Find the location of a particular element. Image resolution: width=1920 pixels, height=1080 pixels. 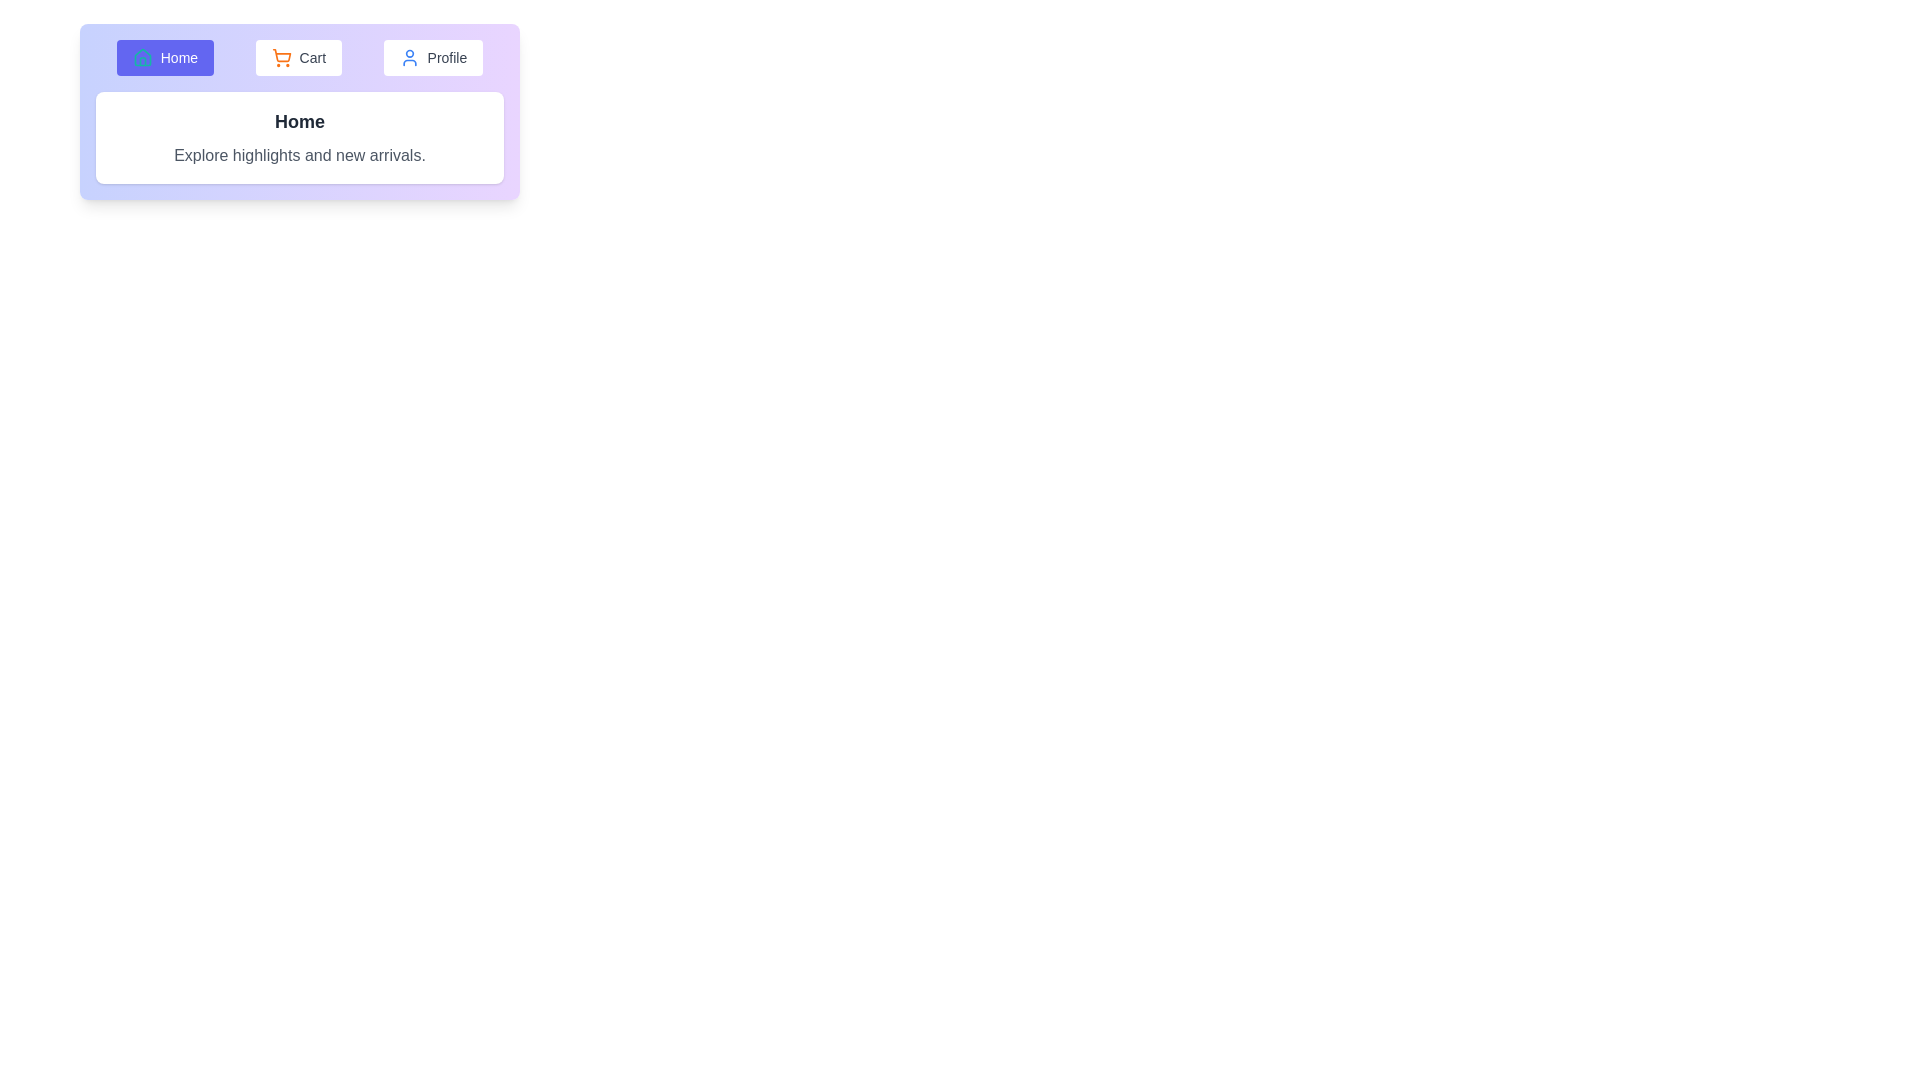

the Cart tab to view its hover effect is located at coordinates (296, 56).